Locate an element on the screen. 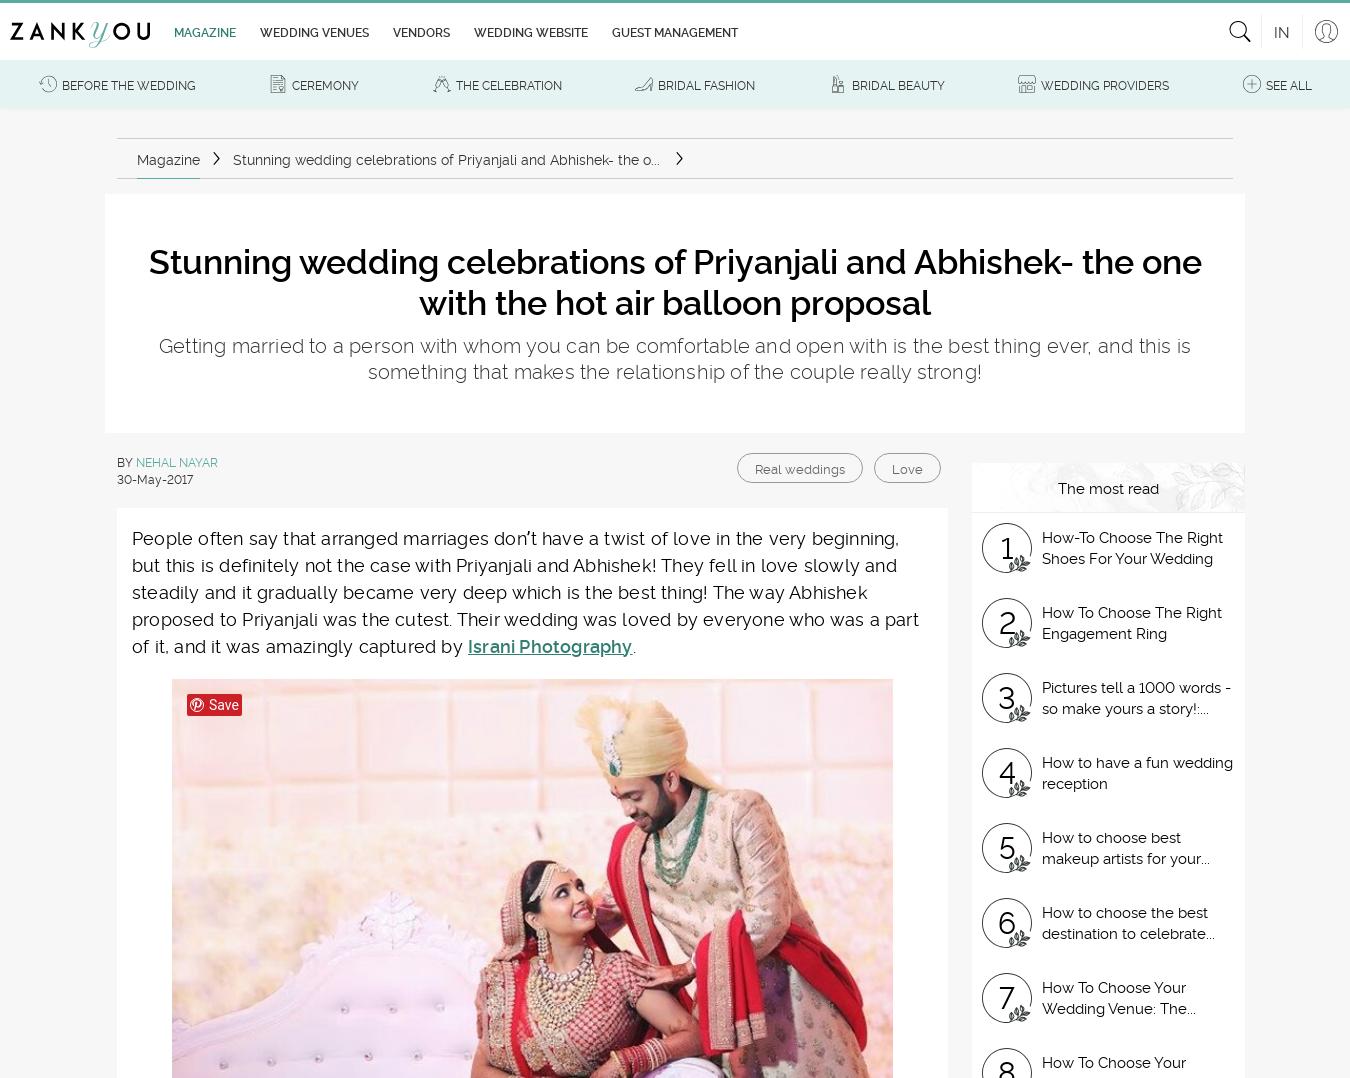 This screenshot has width=1350, height=1078. 'Leave a comment' is located at coordinates (137, 734).